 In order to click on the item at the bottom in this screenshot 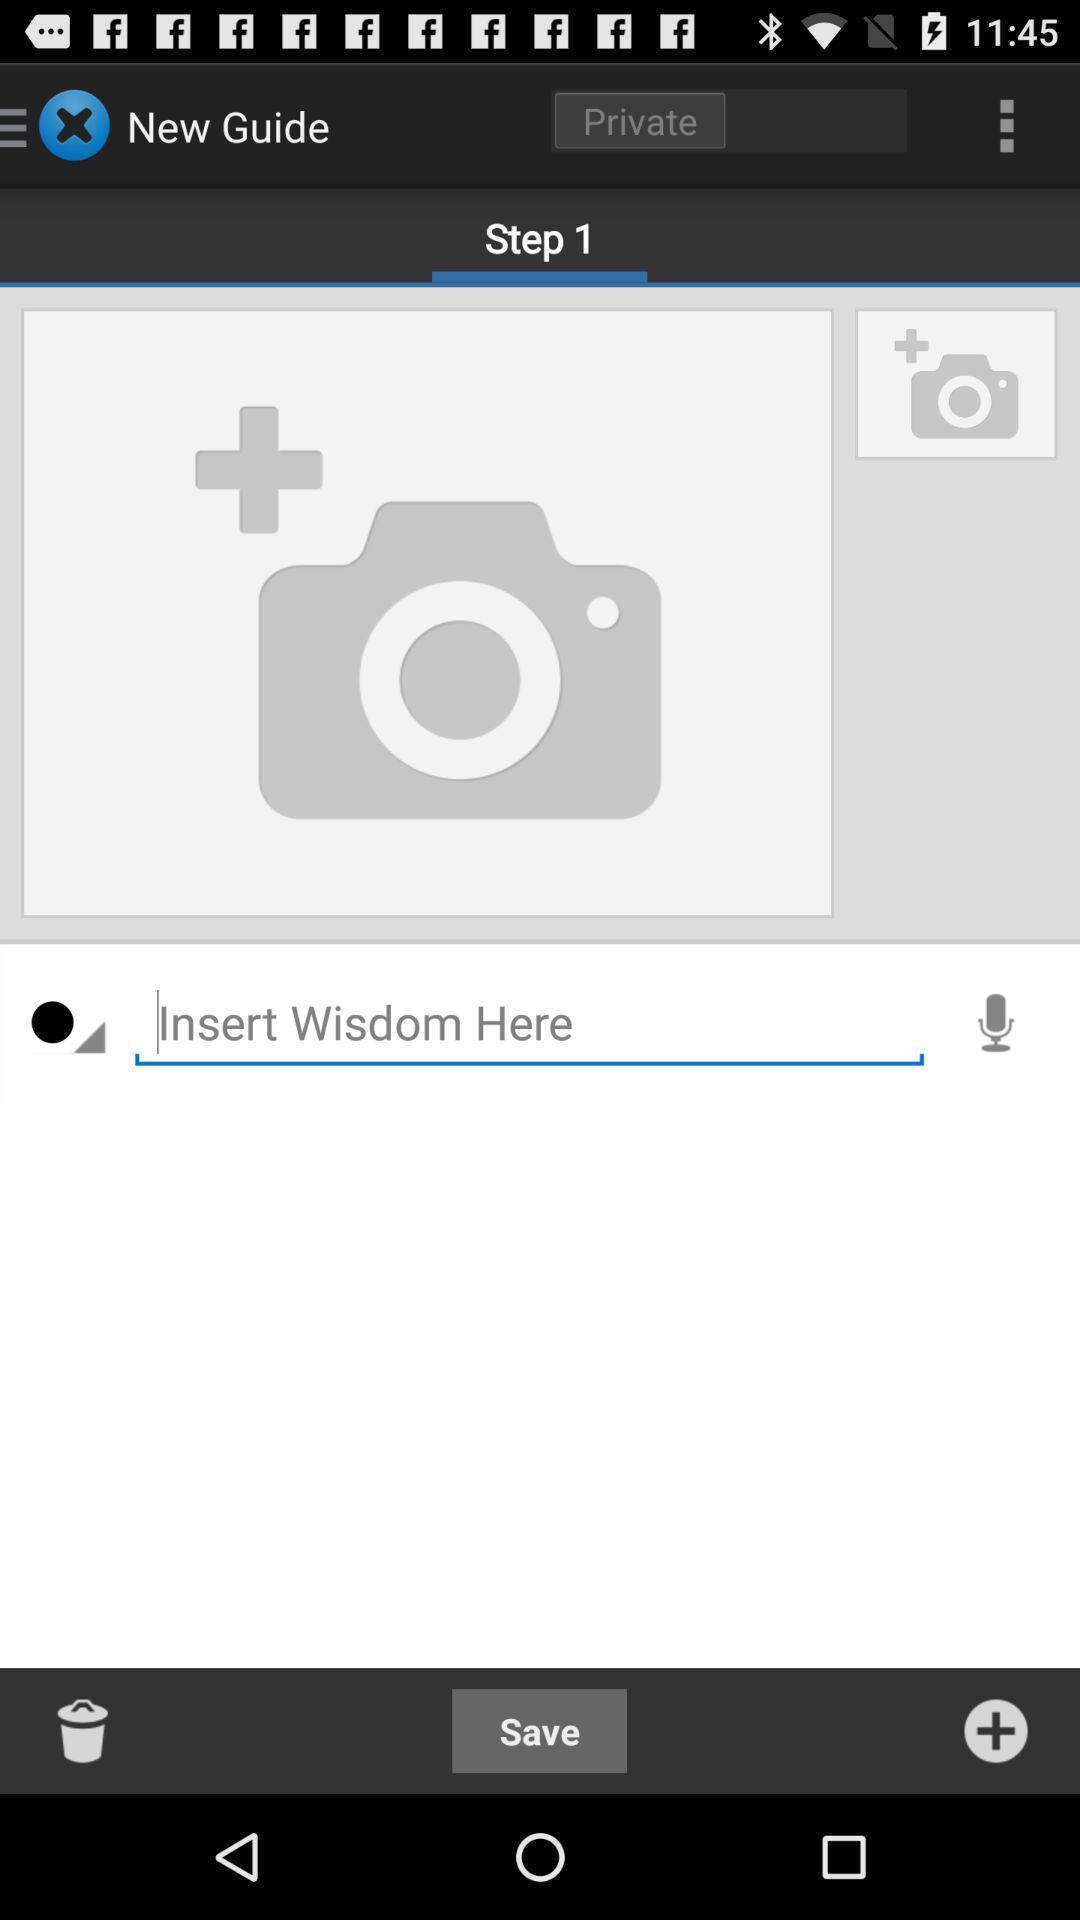, I will do `click(538, 1730)`.